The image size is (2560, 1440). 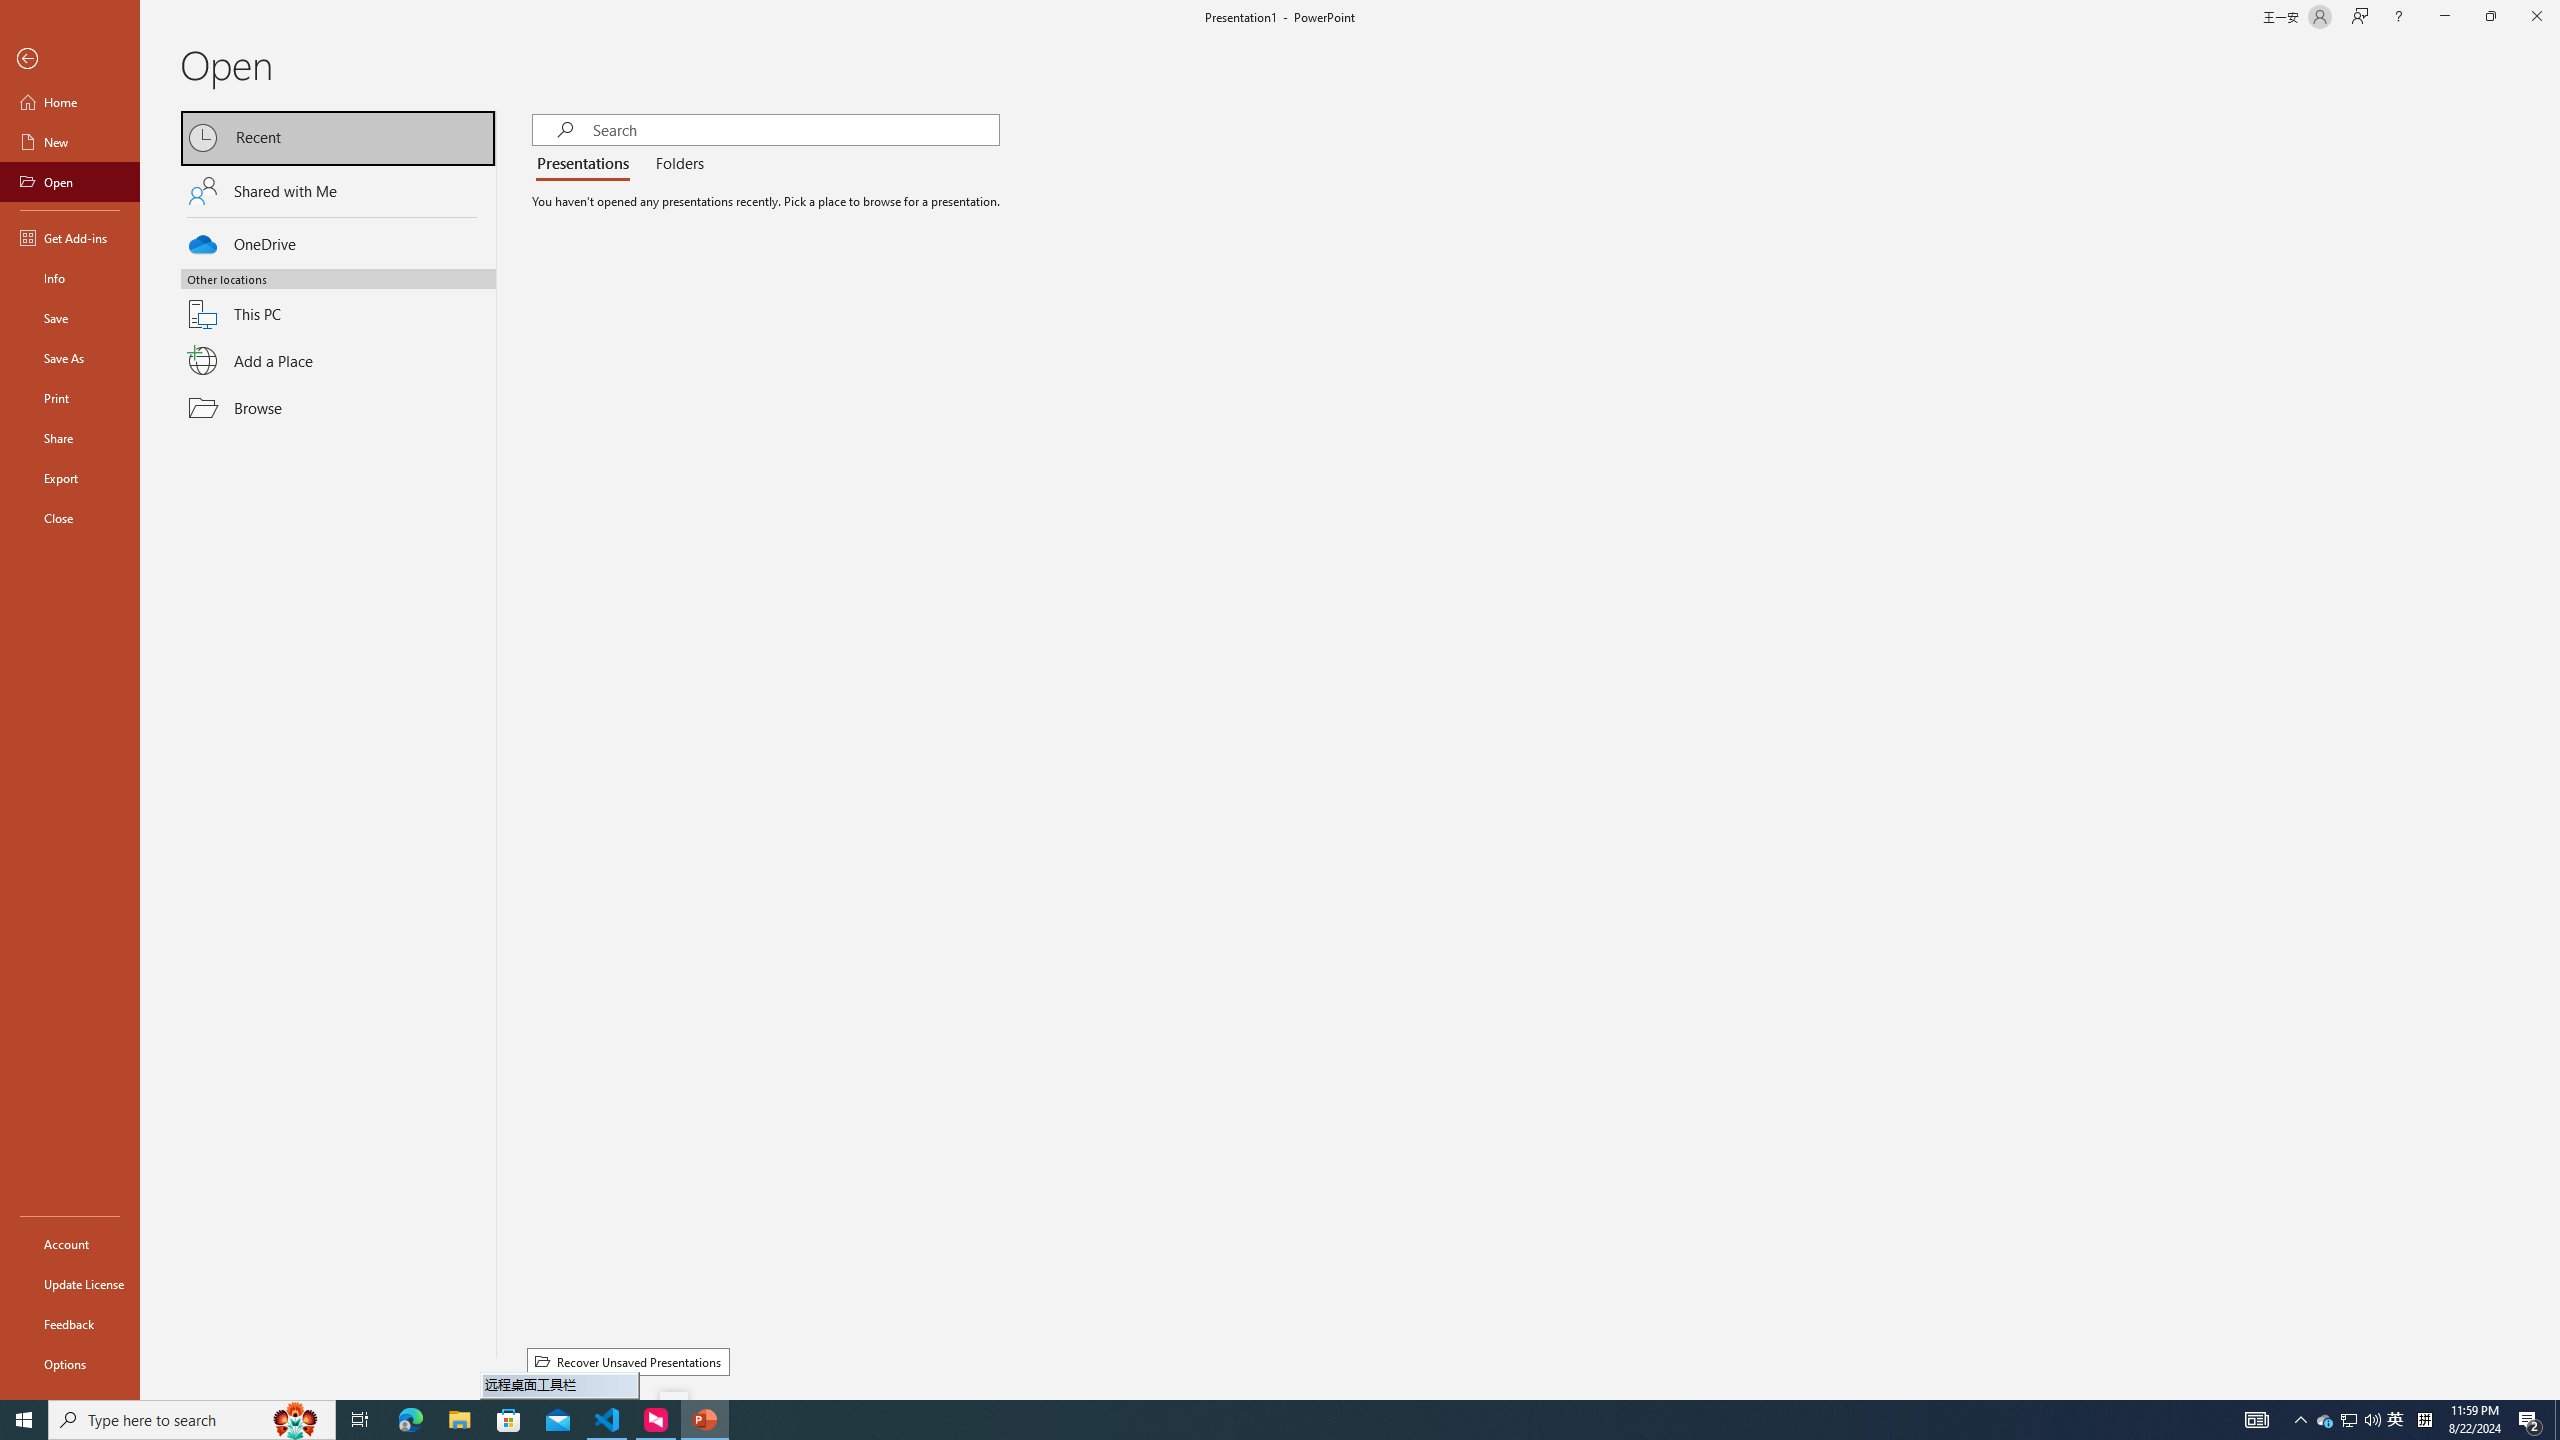 What do you see at coordinates (69, 1363) in the screenshot?
I see `'Options'` at bounding box center [69, 1363].